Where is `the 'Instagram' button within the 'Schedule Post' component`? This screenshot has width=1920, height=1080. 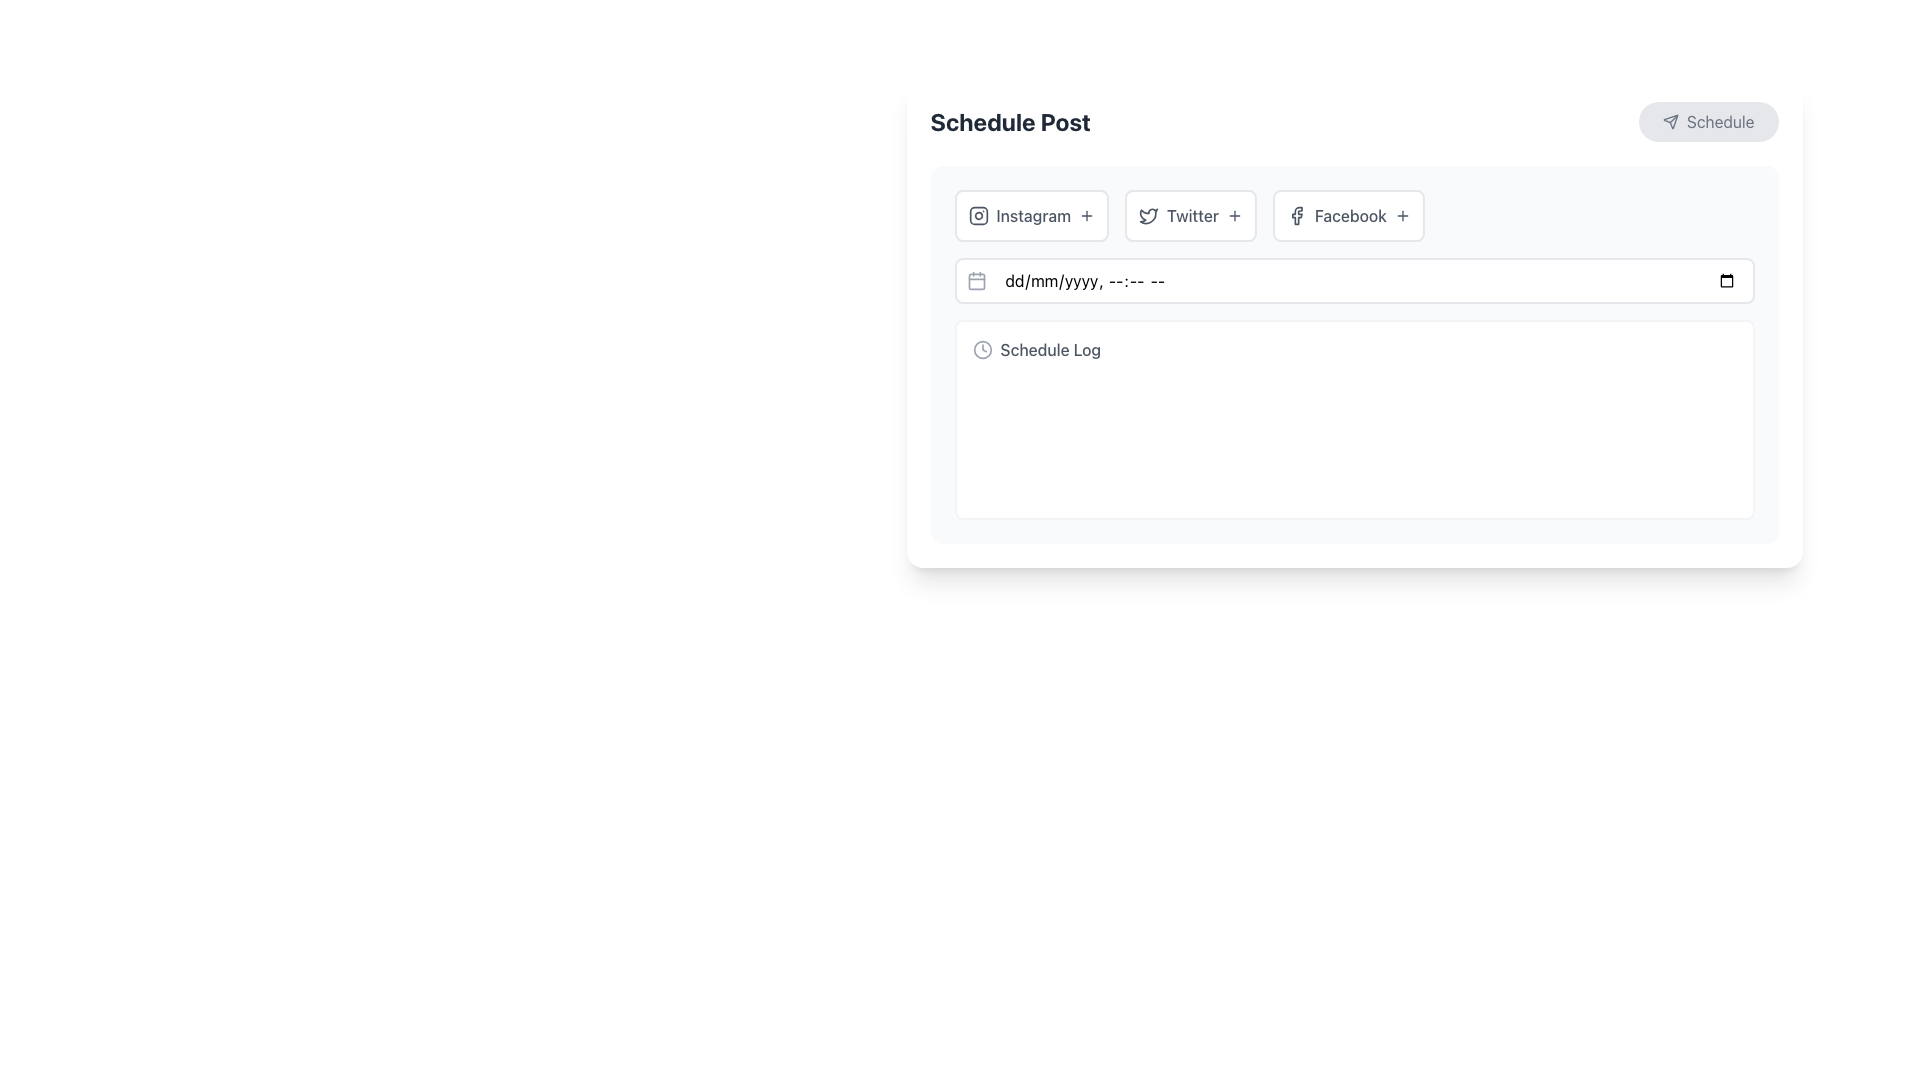
the 'Instagram' button within the 'Schedule Post' component is located at coordinates (1354, 322).